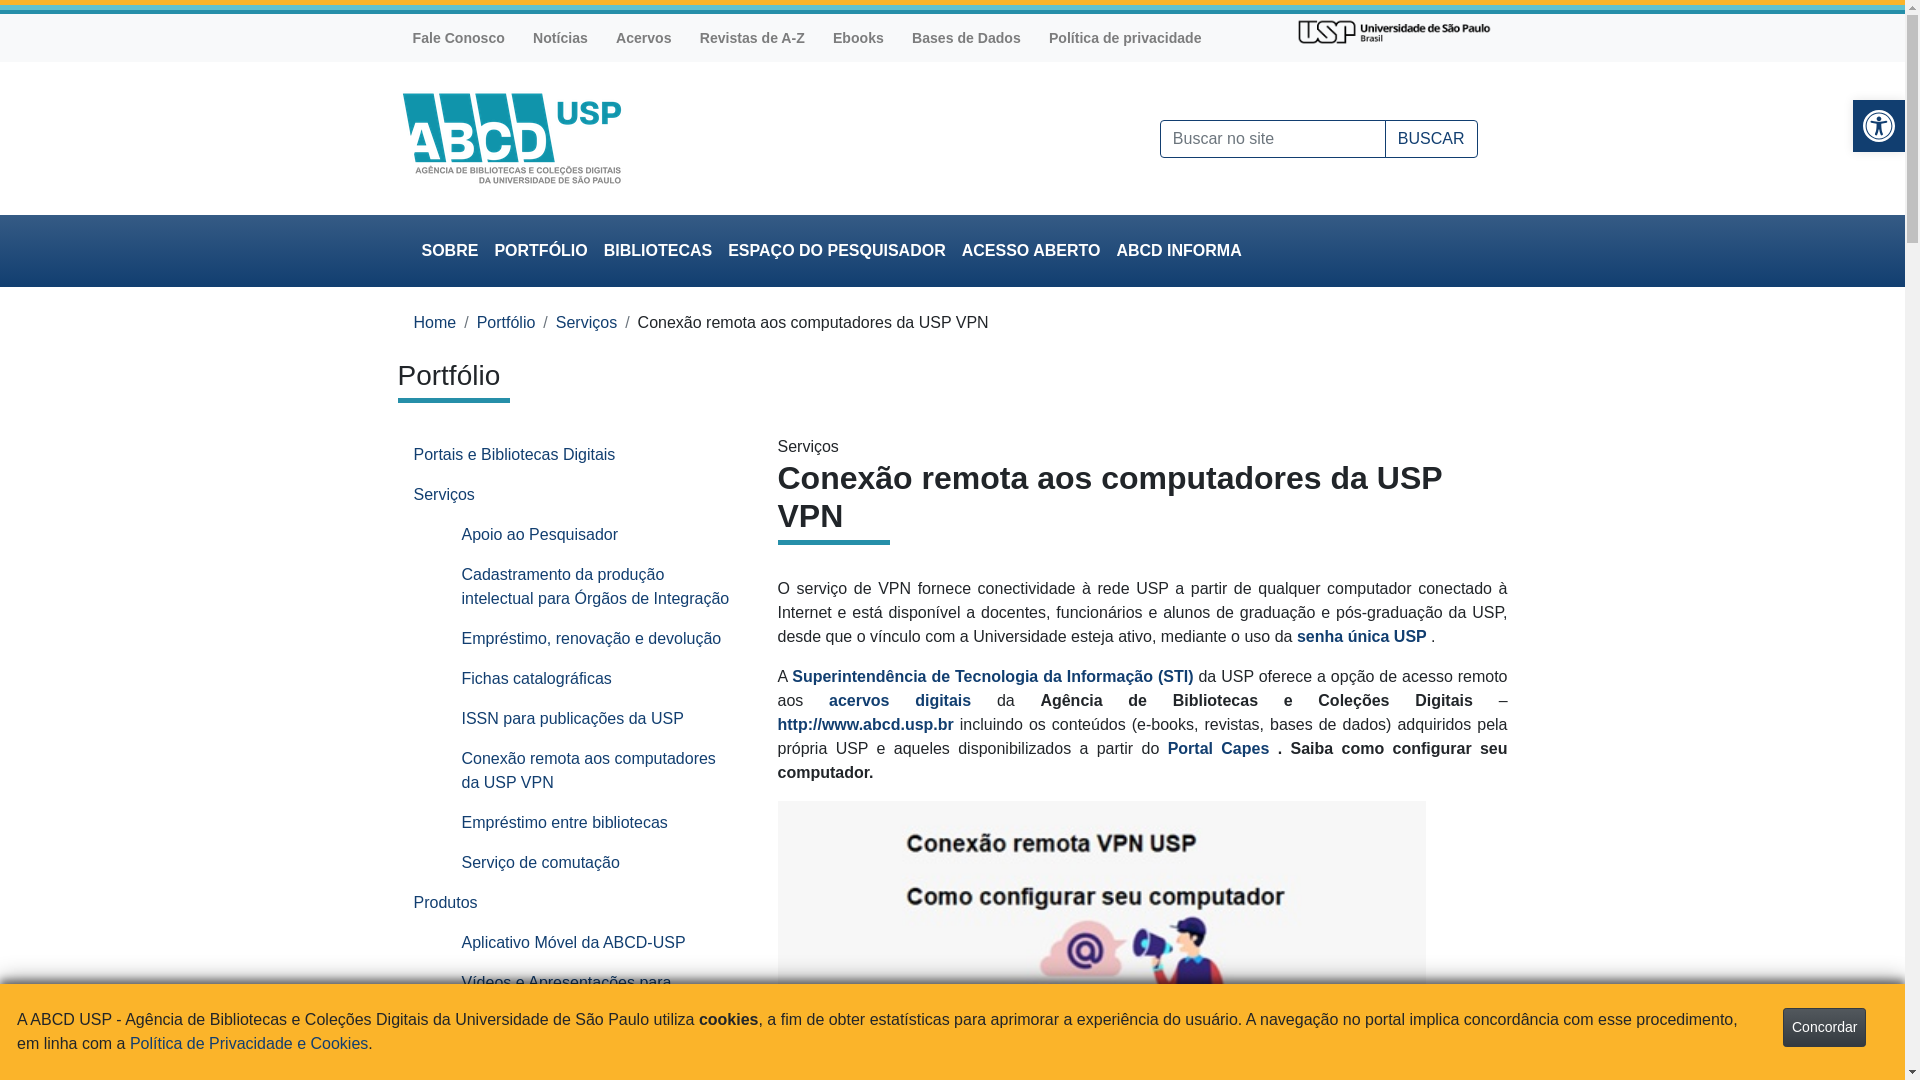 This screenshot has width=1920, height=1080. I want to click on 'SOBRE', so click(449, 249).